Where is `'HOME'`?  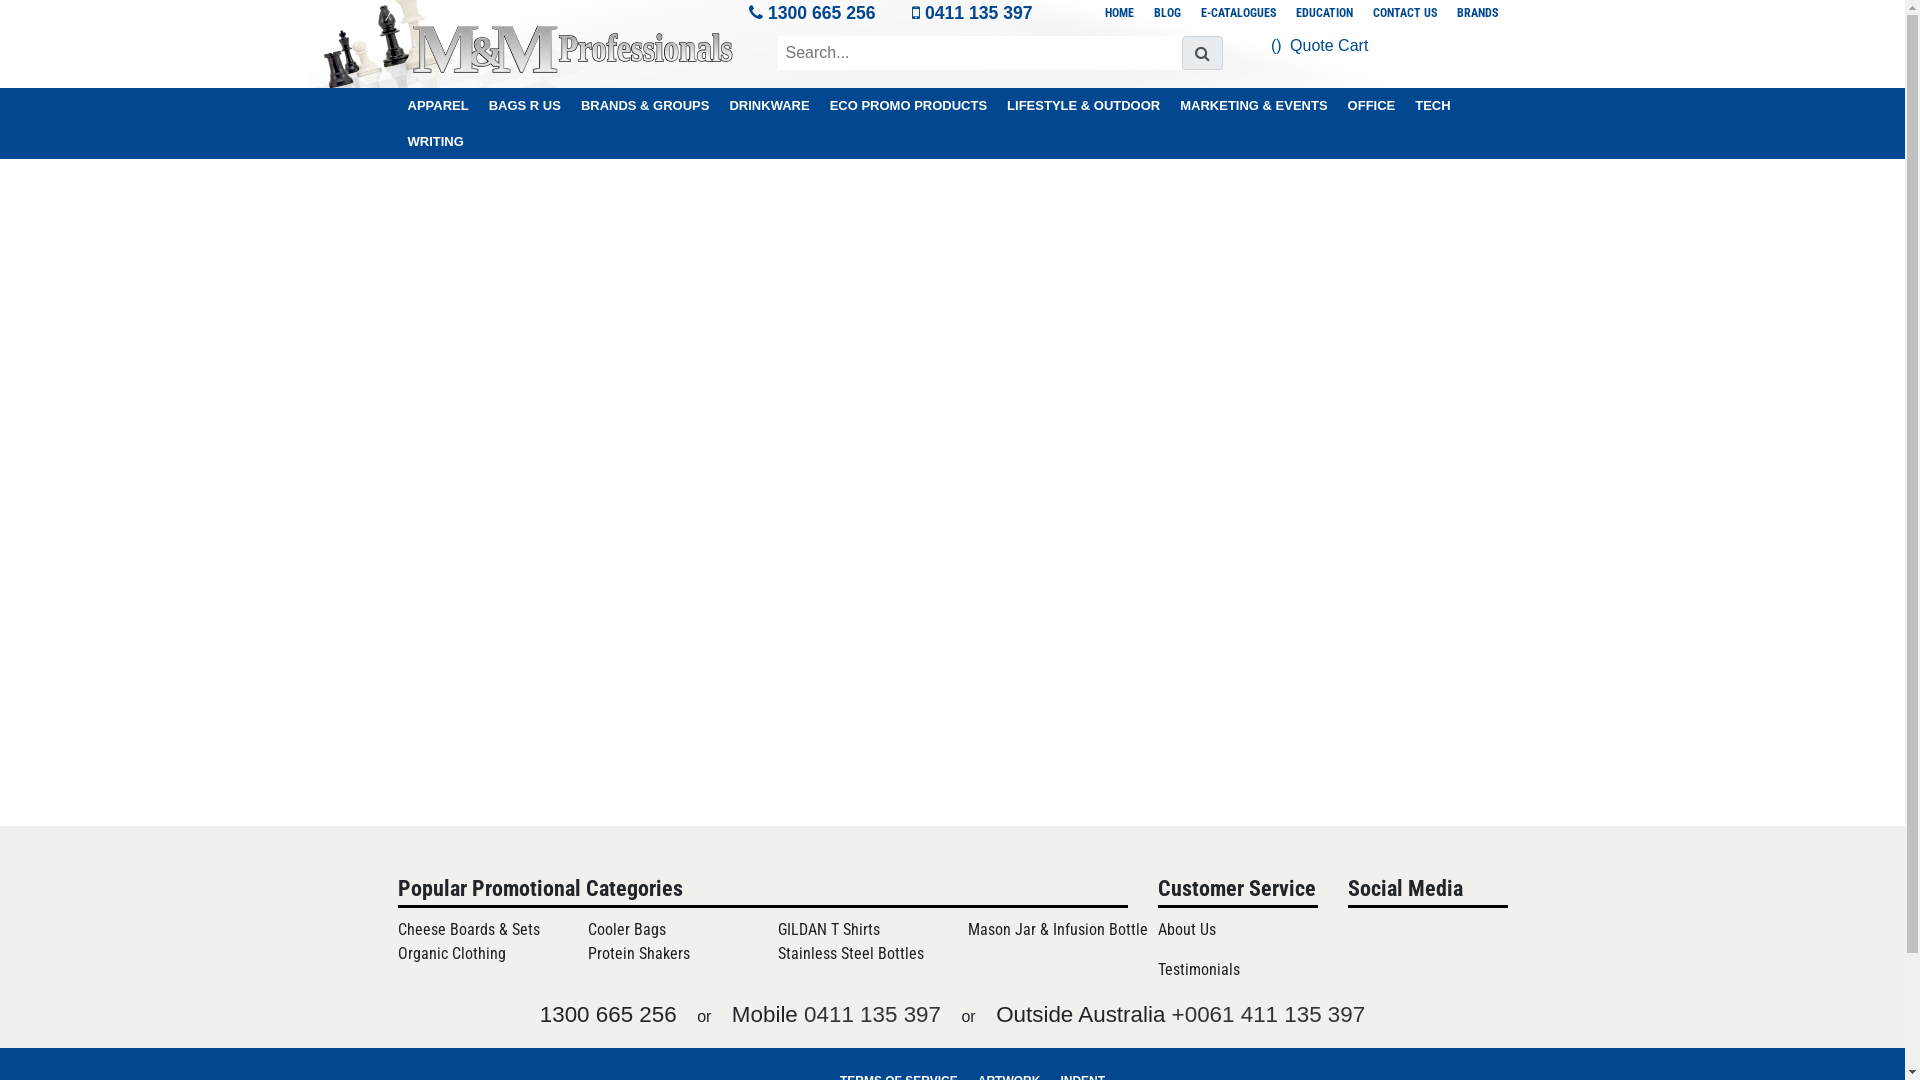
'HOME' is located at coordinates (1117, 12).